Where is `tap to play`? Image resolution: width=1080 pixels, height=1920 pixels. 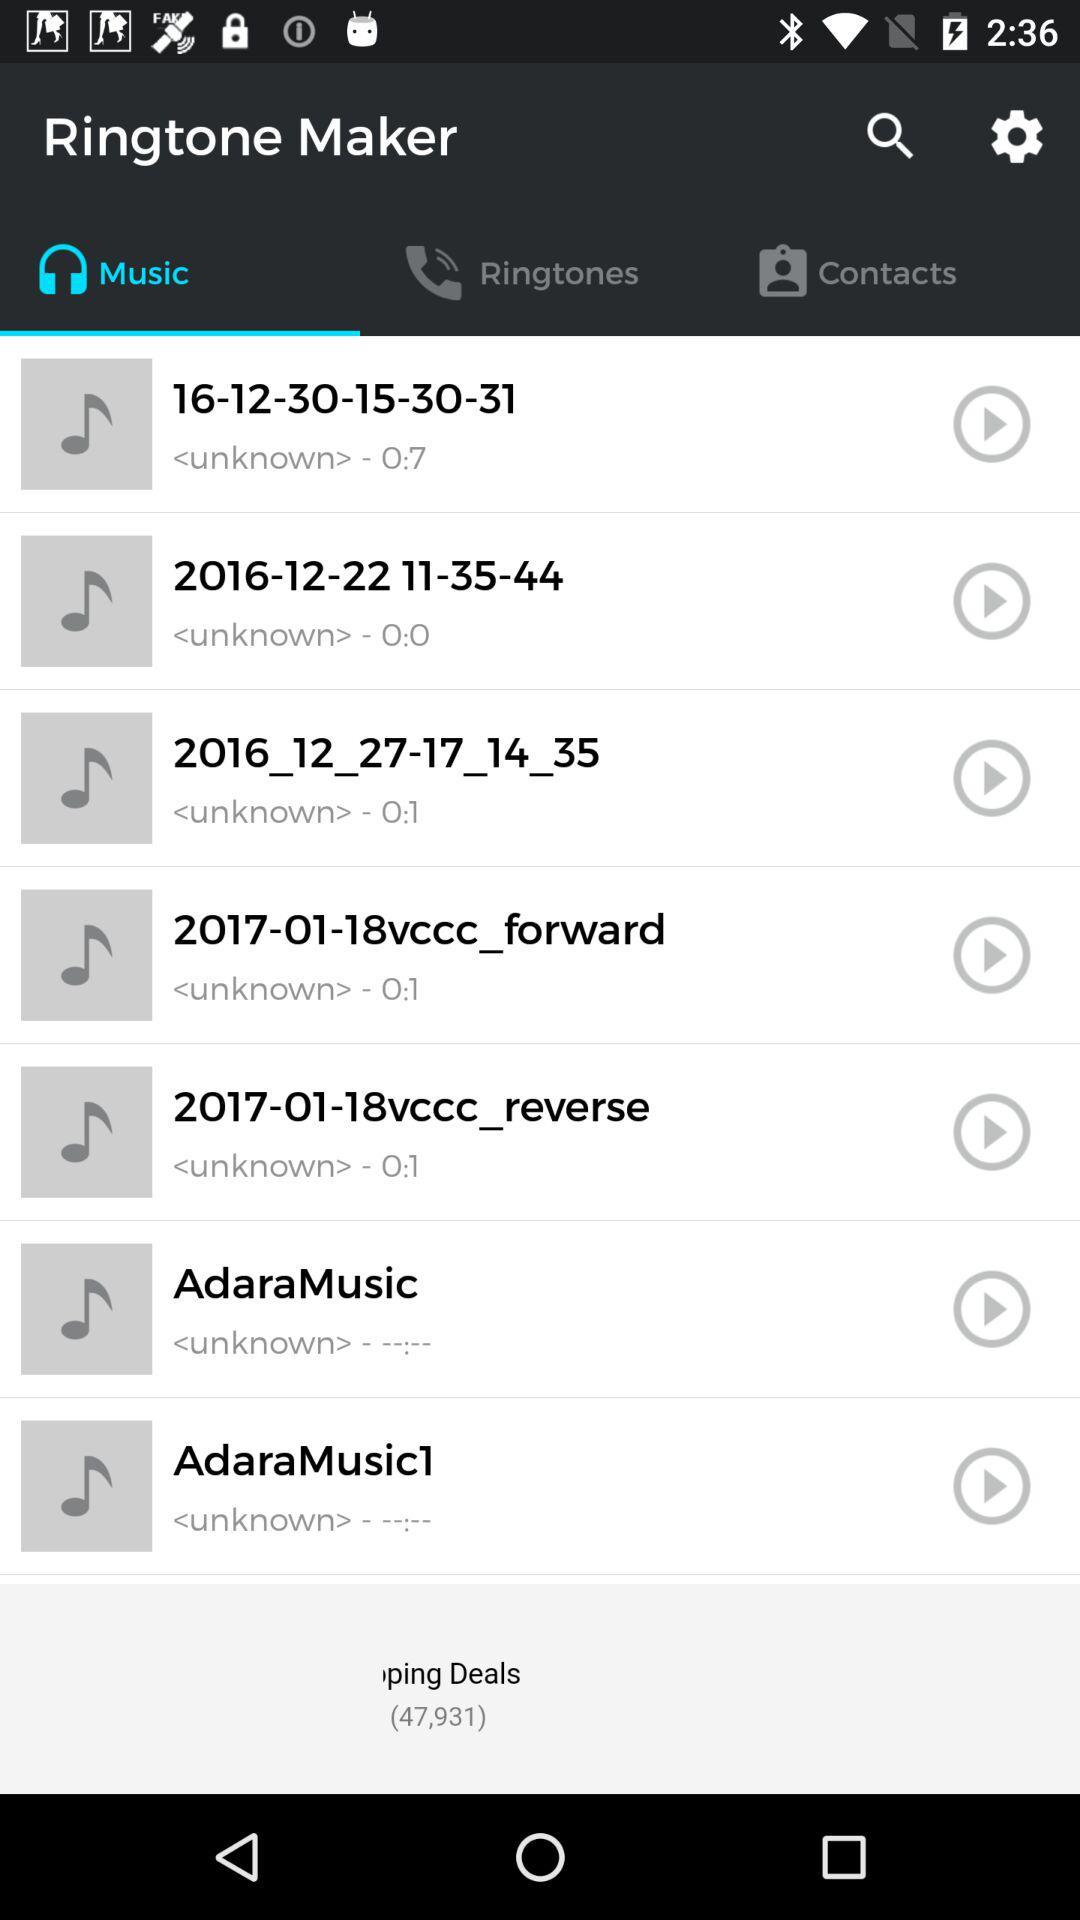 tap to play is located at coordinates (991, 600).